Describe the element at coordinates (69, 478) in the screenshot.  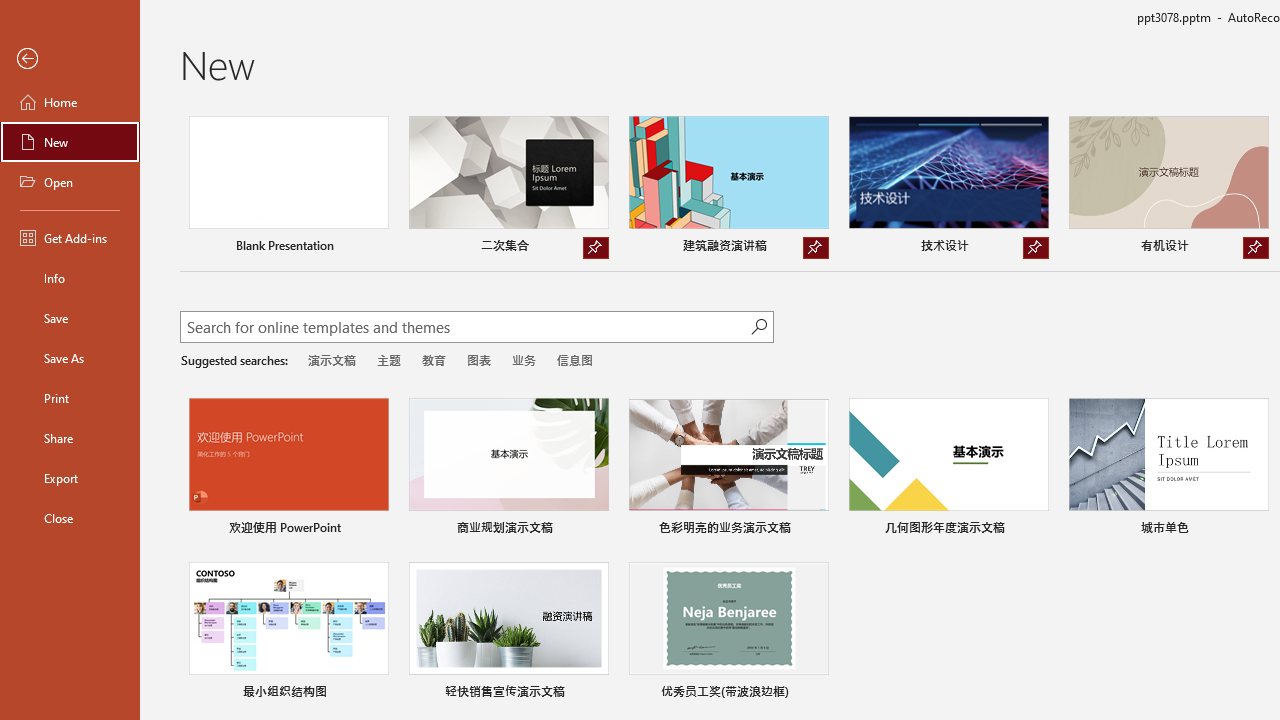
I see `'Export'` at that location.